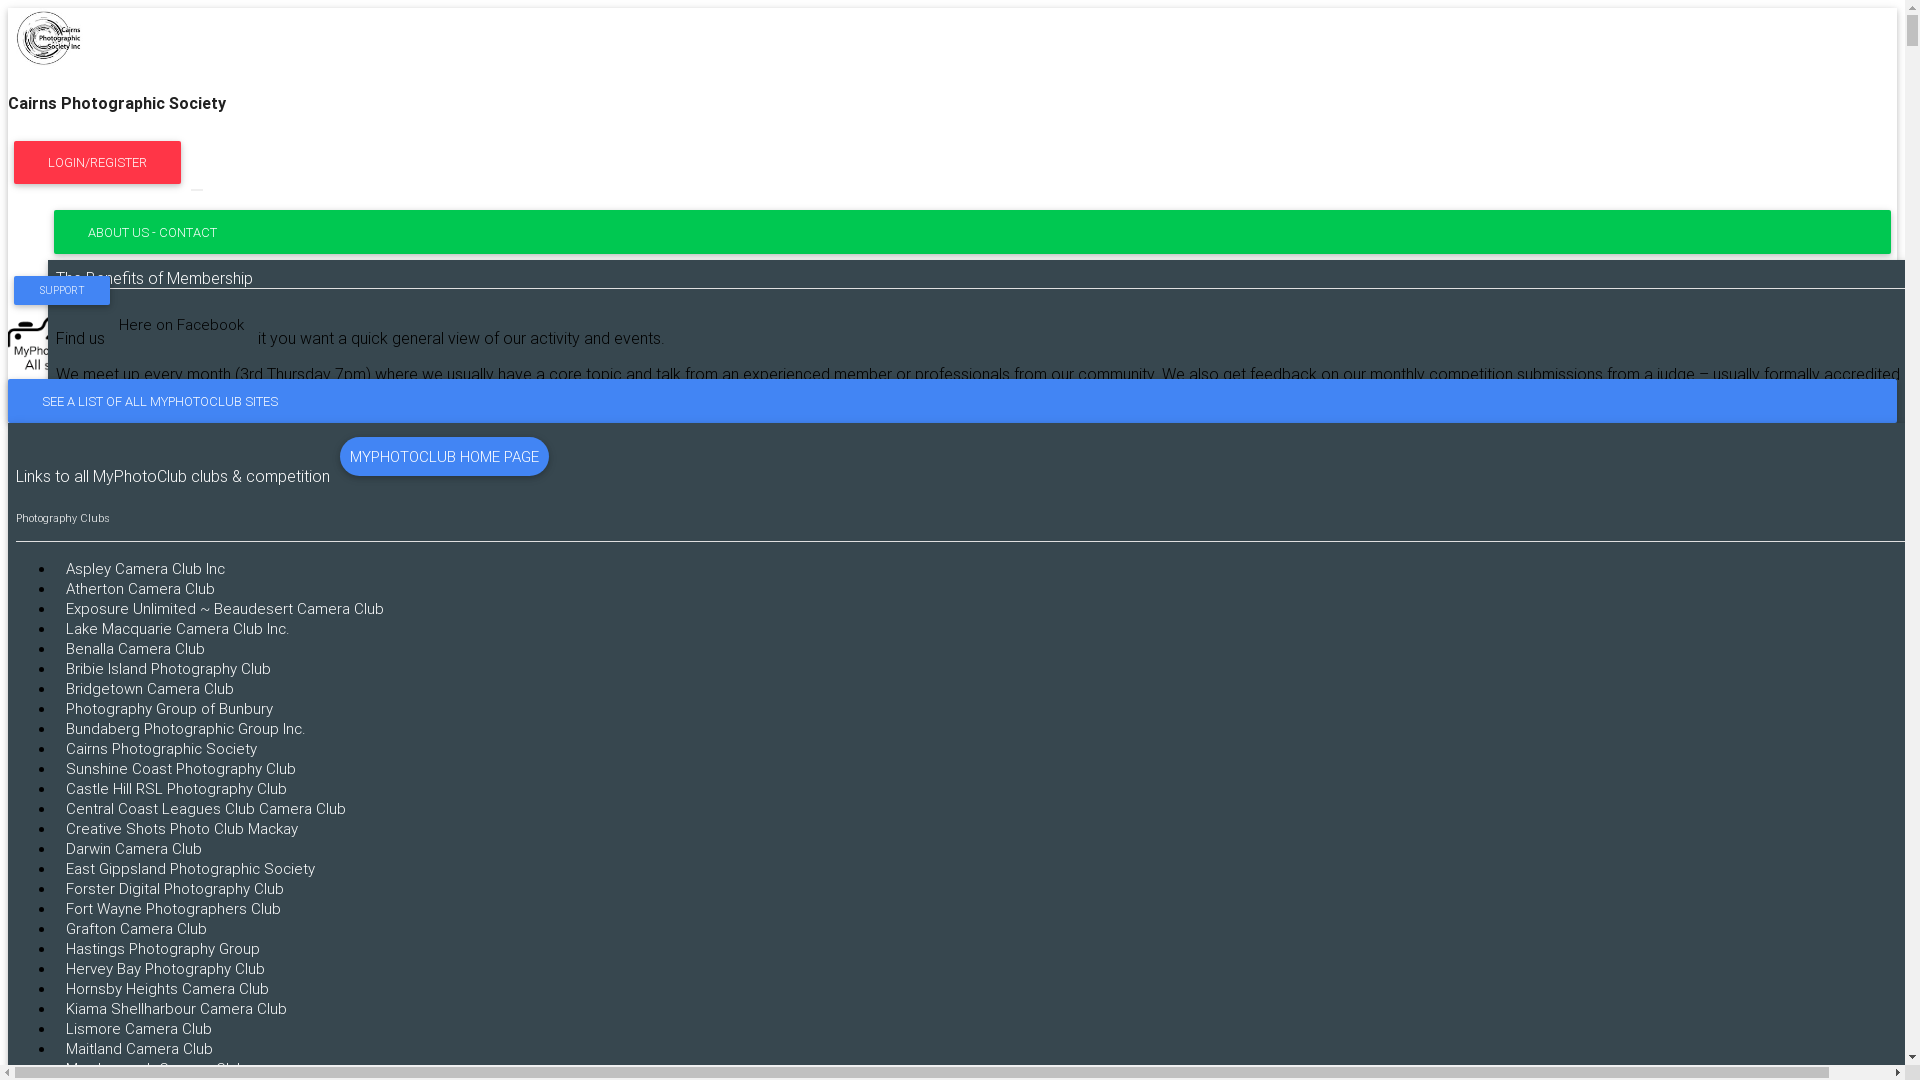  I want to click on 'Creative Shots Photo Club Mackay', so click(182, 828).